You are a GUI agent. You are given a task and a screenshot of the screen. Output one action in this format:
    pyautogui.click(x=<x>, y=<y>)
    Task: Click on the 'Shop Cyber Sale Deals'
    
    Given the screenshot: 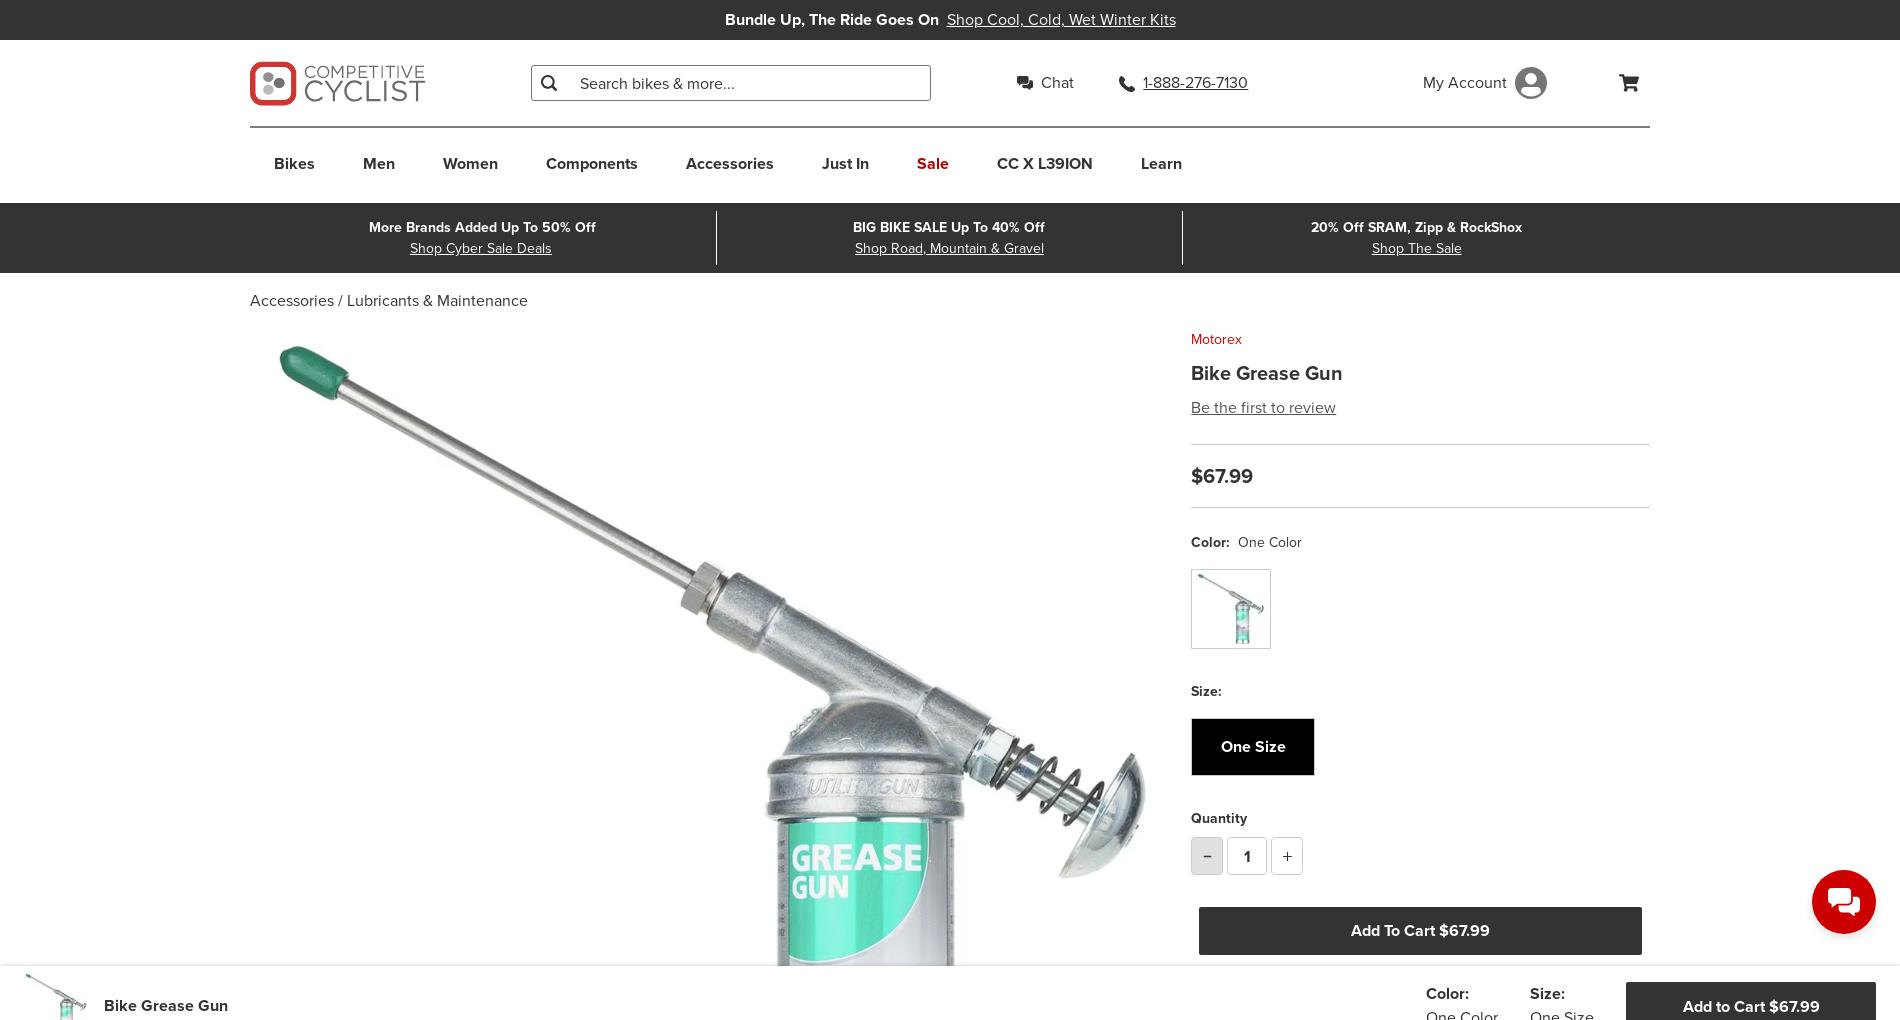 What is the action you would take?
    pyautogui.click(x=479, y=248)
    